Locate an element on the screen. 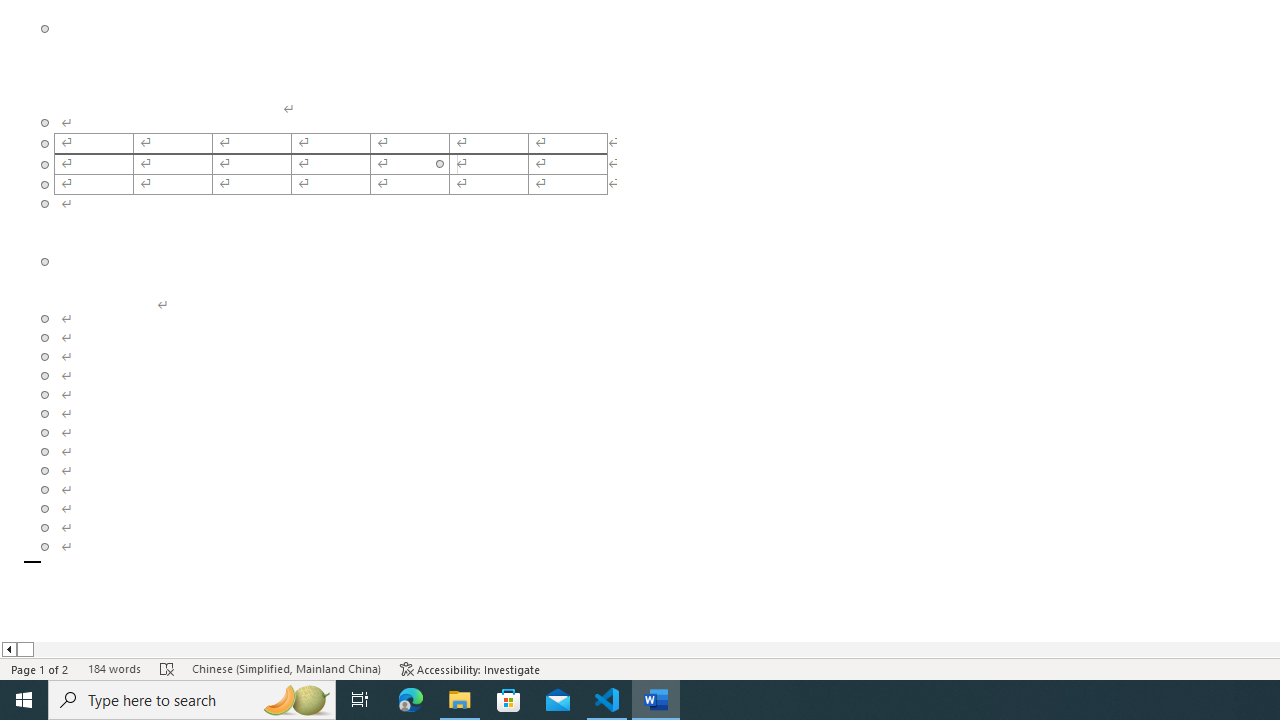  'Column left' is located at coordinates (8, 649).